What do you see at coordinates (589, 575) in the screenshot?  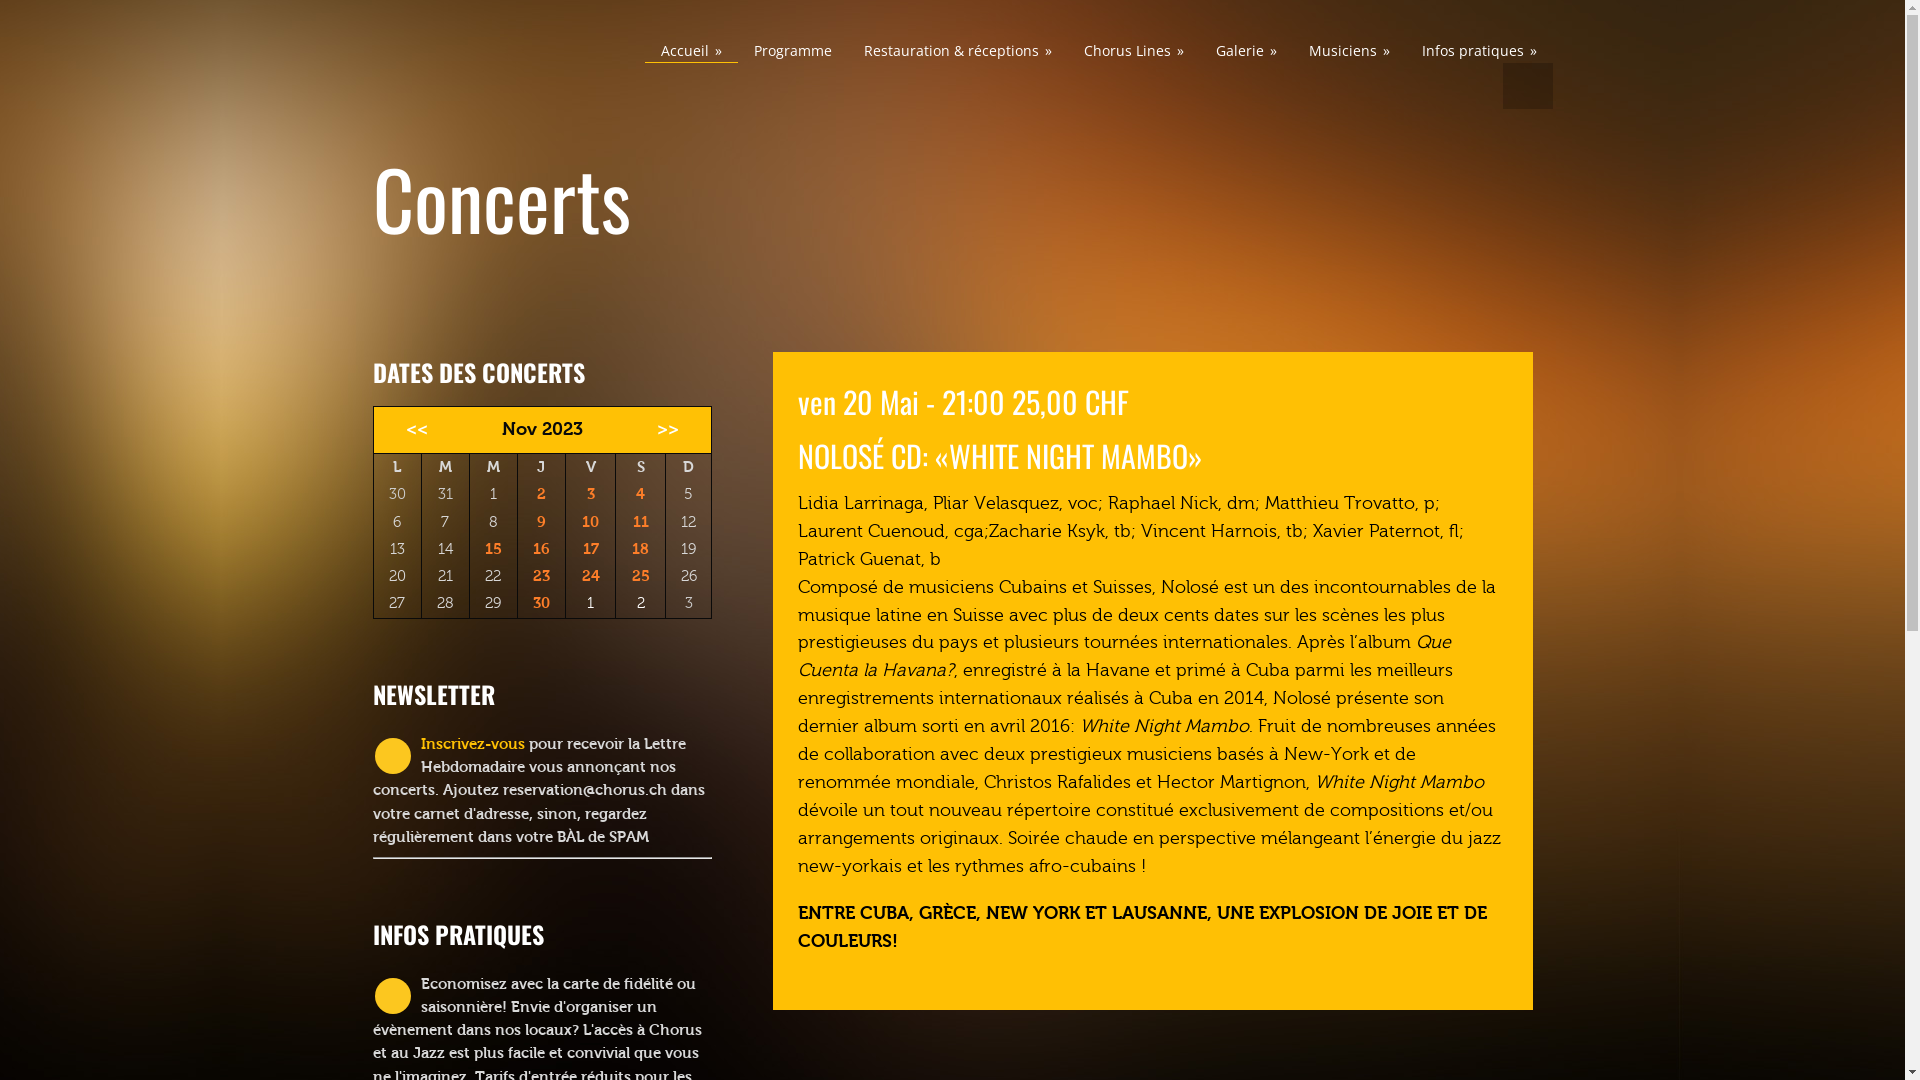 I see `'24'` at bounding box center [589, 575].